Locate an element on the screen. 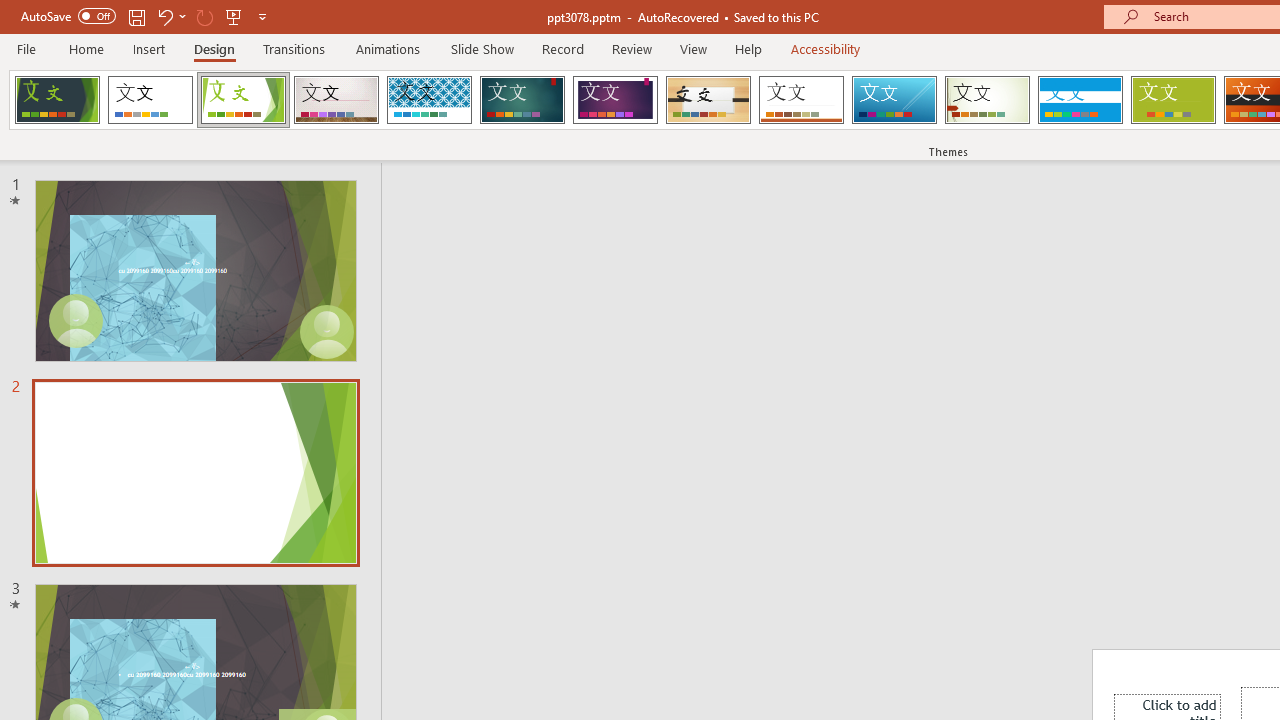 The width and height of the screenshot is (1280, 720). 'Office Theme' is located at coordinates (149, 100).